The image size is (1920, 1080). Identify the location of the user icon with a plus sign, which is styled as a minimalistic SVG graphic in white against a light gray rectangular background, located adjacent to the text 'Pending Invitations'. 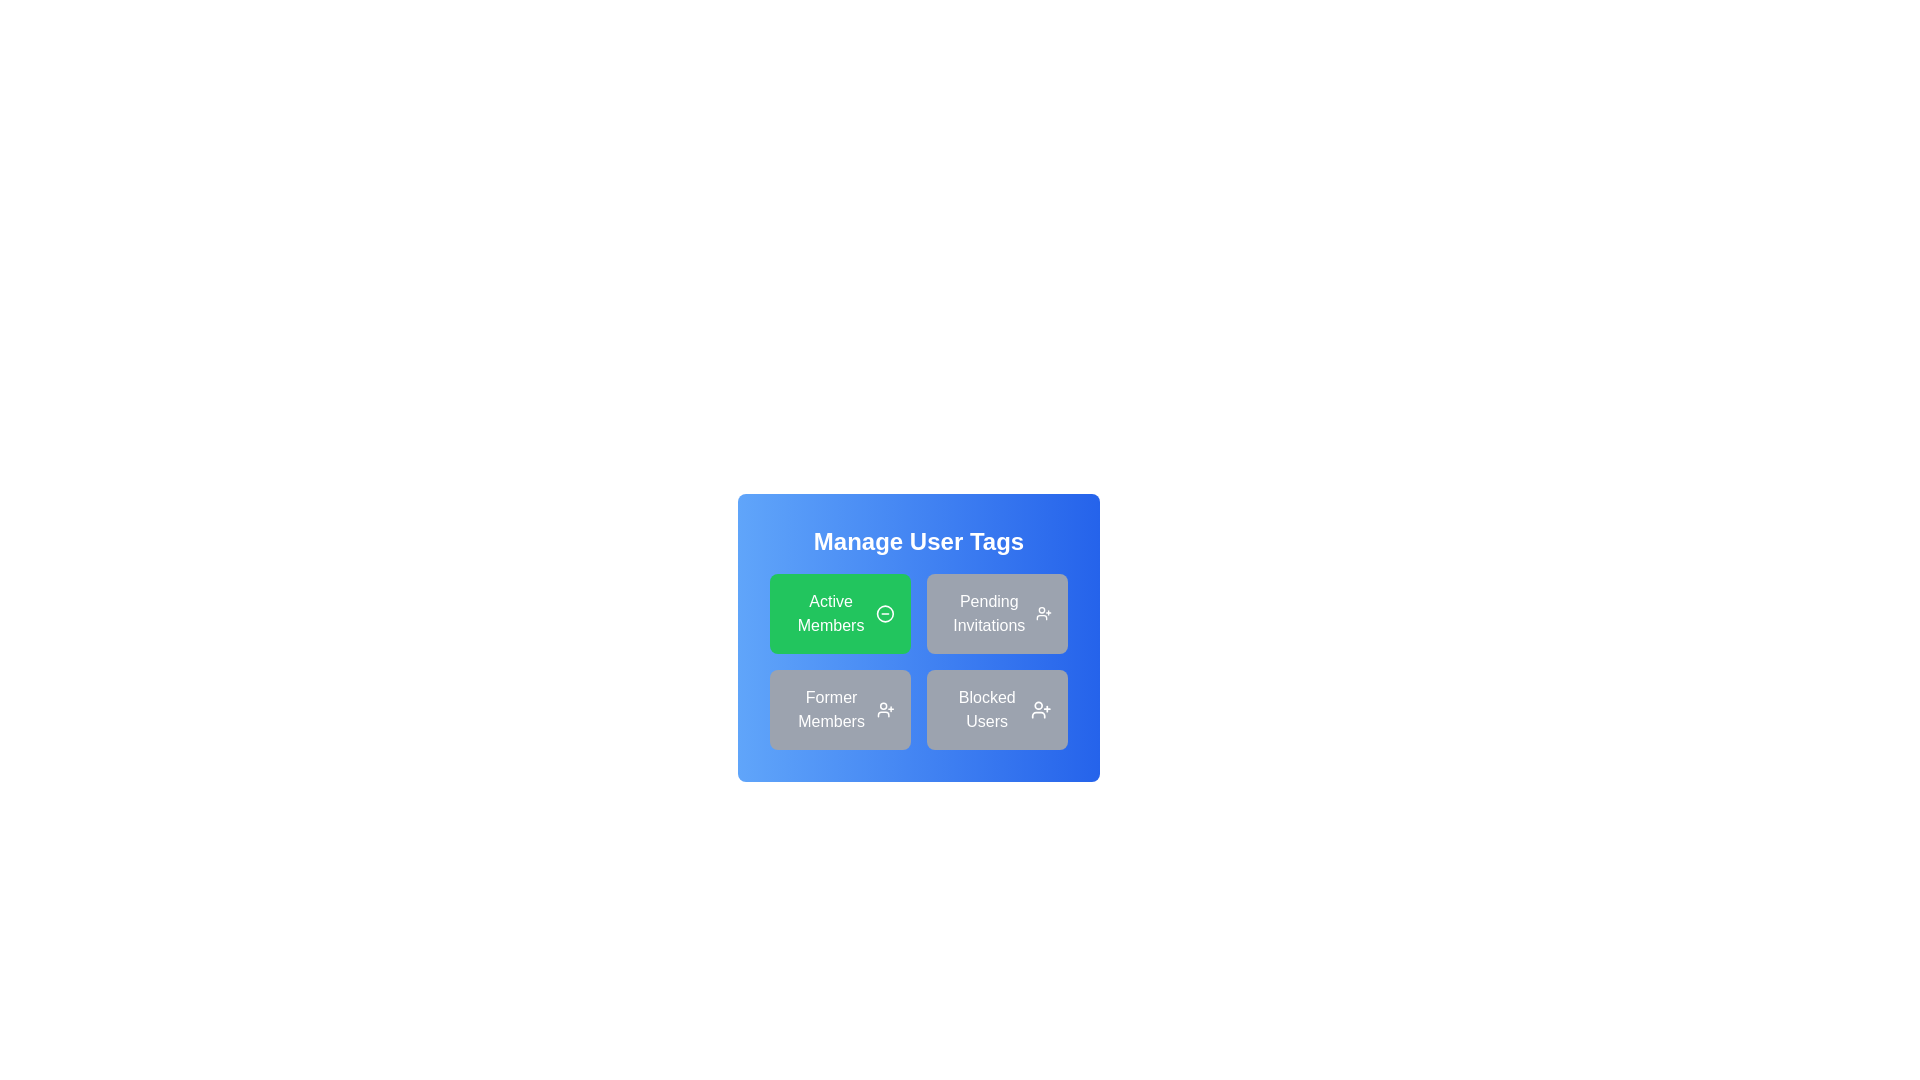
(1042, 612).